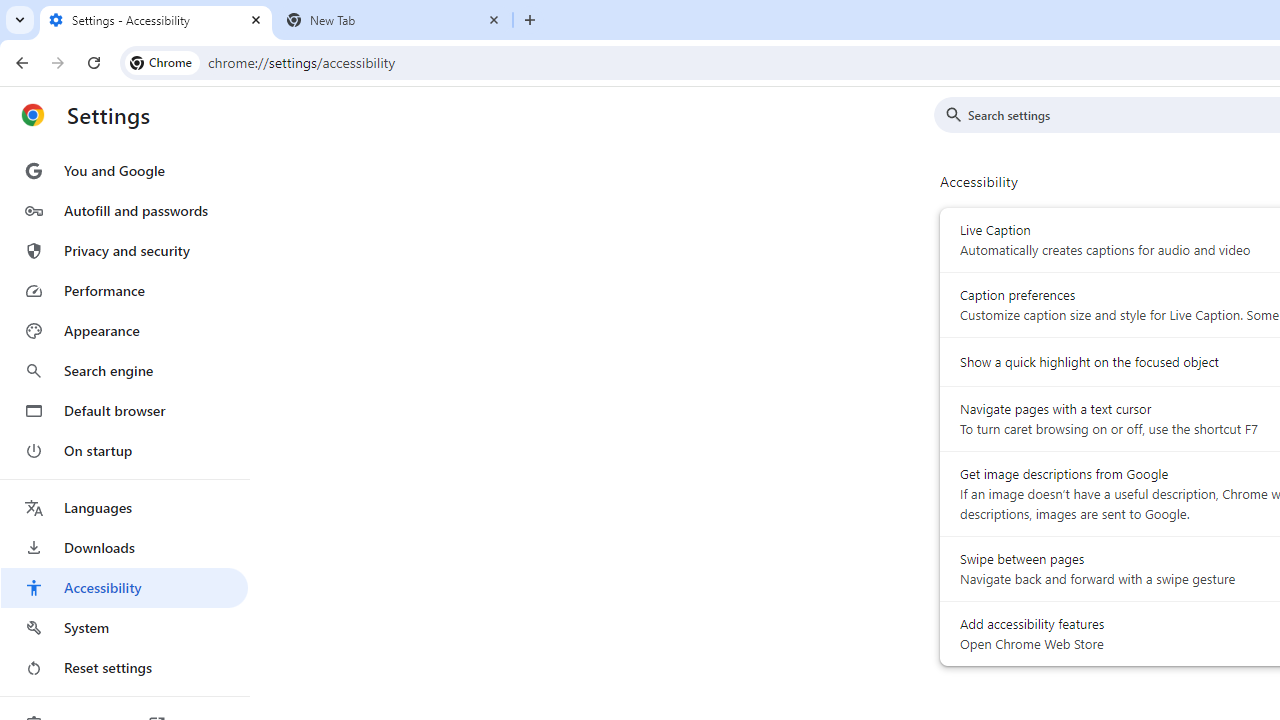 The width and height of the screenshot is (1280, 720). I want to click on 'You and Google', so click(123, 170).